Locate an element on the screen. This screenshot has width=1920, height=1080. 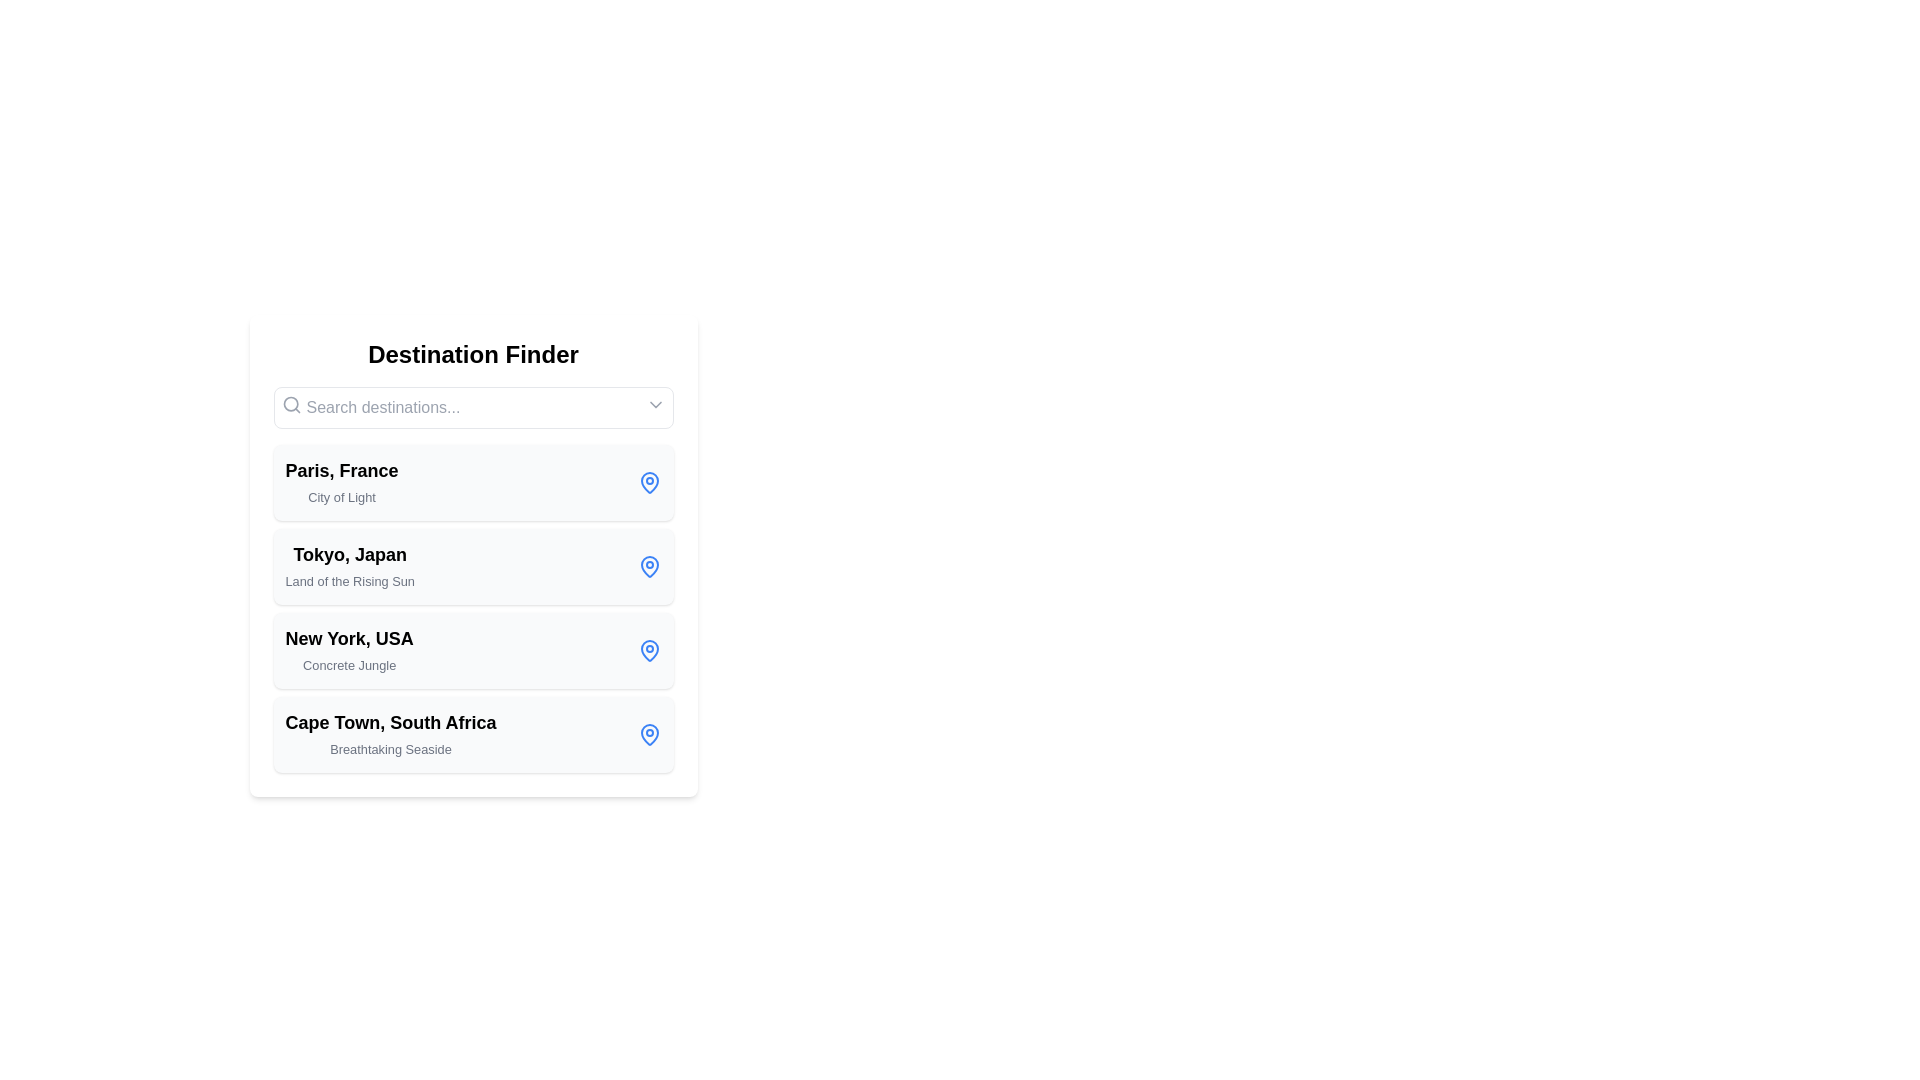
the bold text label 'Destination Finder' located at the top of the interface, just above the search box is located at coordinates (472, 353).